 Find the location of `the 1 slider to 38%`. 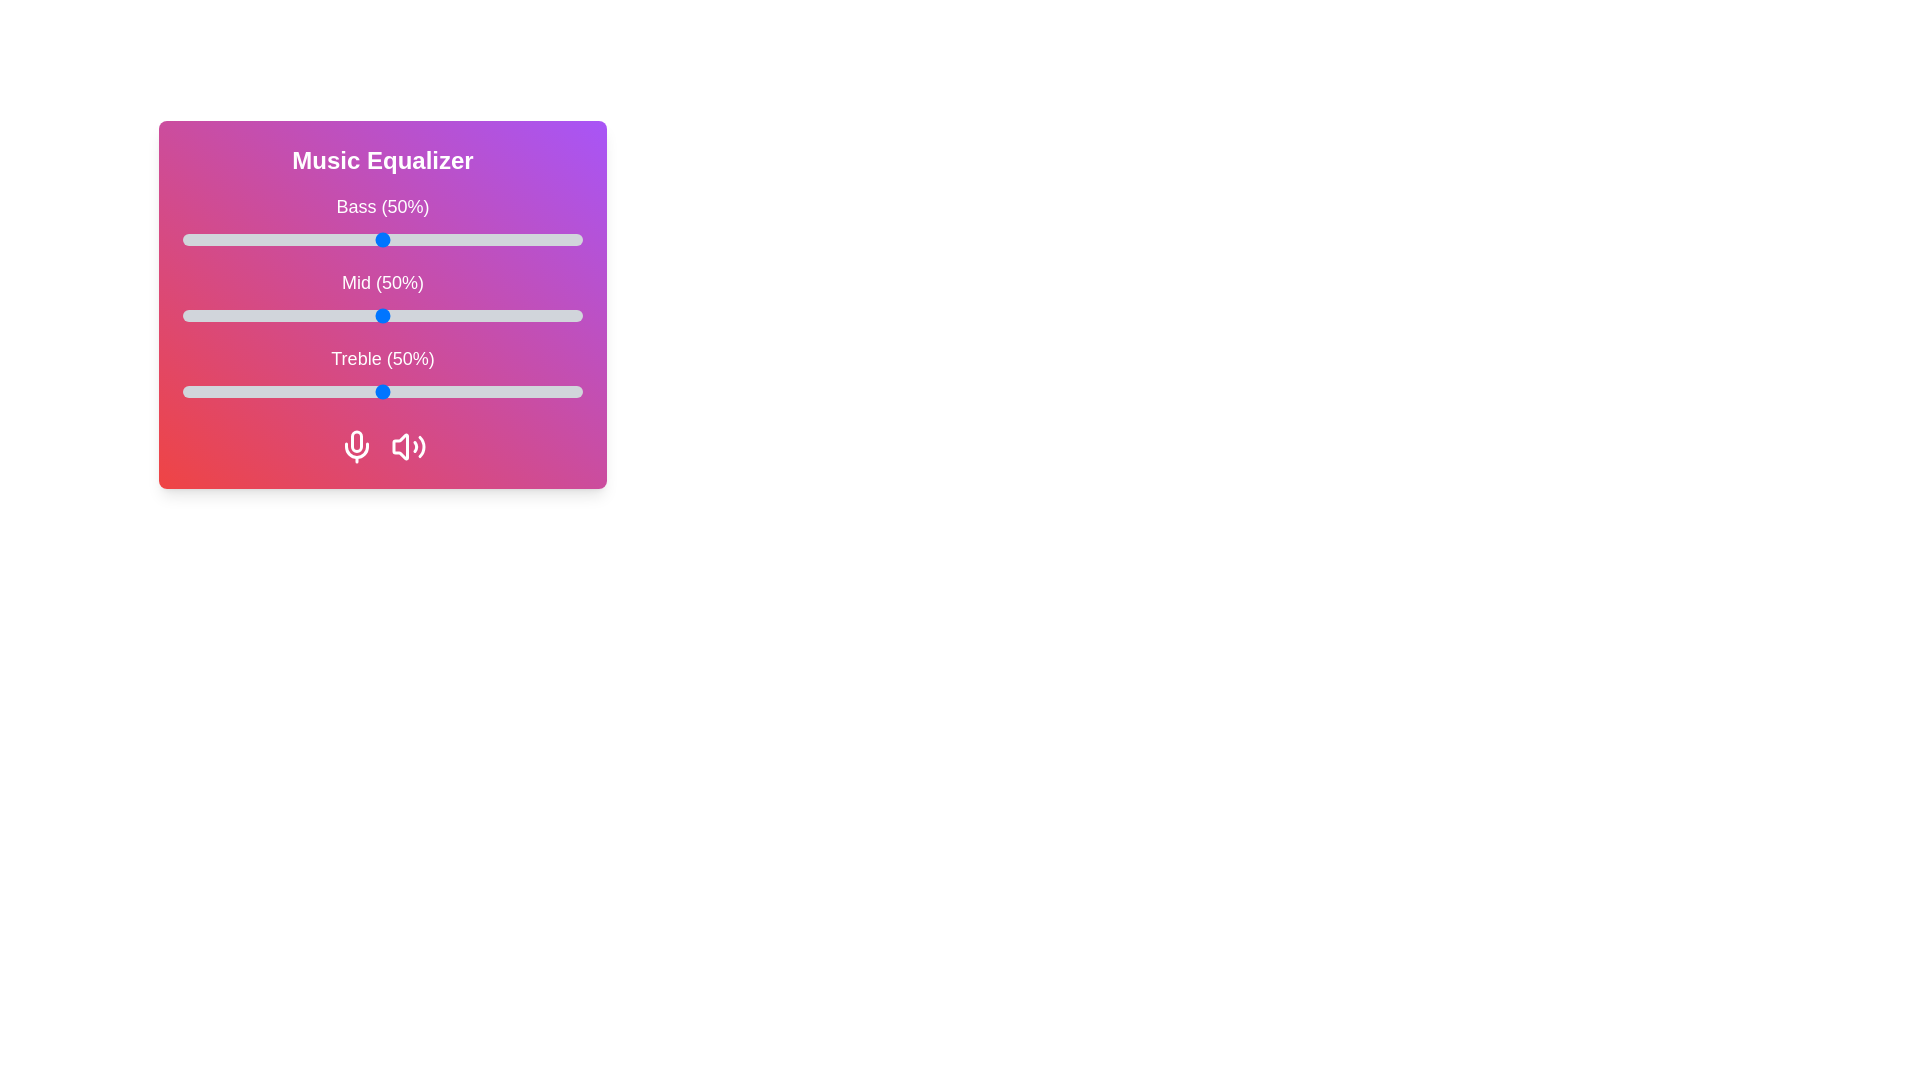

the 1 slider to 38% is located at coordinates (335, 315).